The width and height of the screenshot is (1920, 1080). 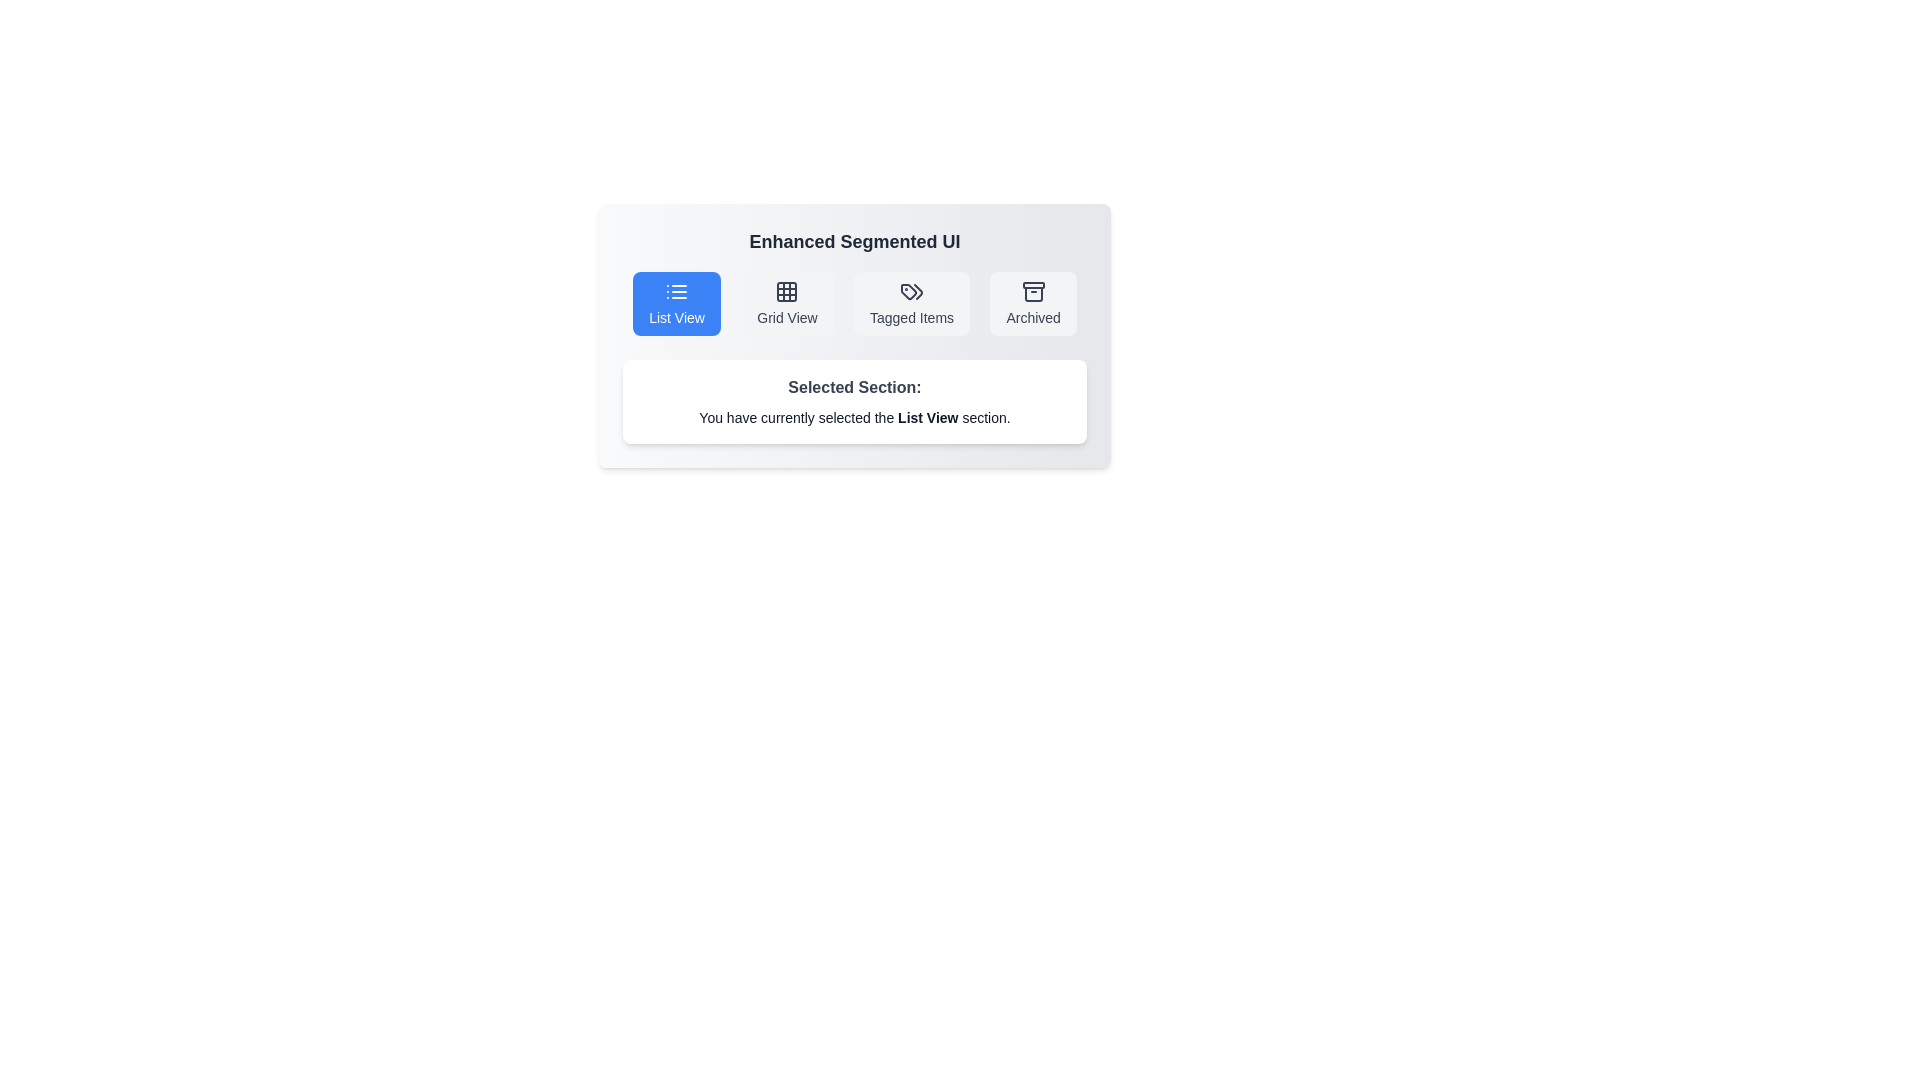 I want to click on the 'Grid View' icon in the segmented control interface, so click(x=786, y=292).